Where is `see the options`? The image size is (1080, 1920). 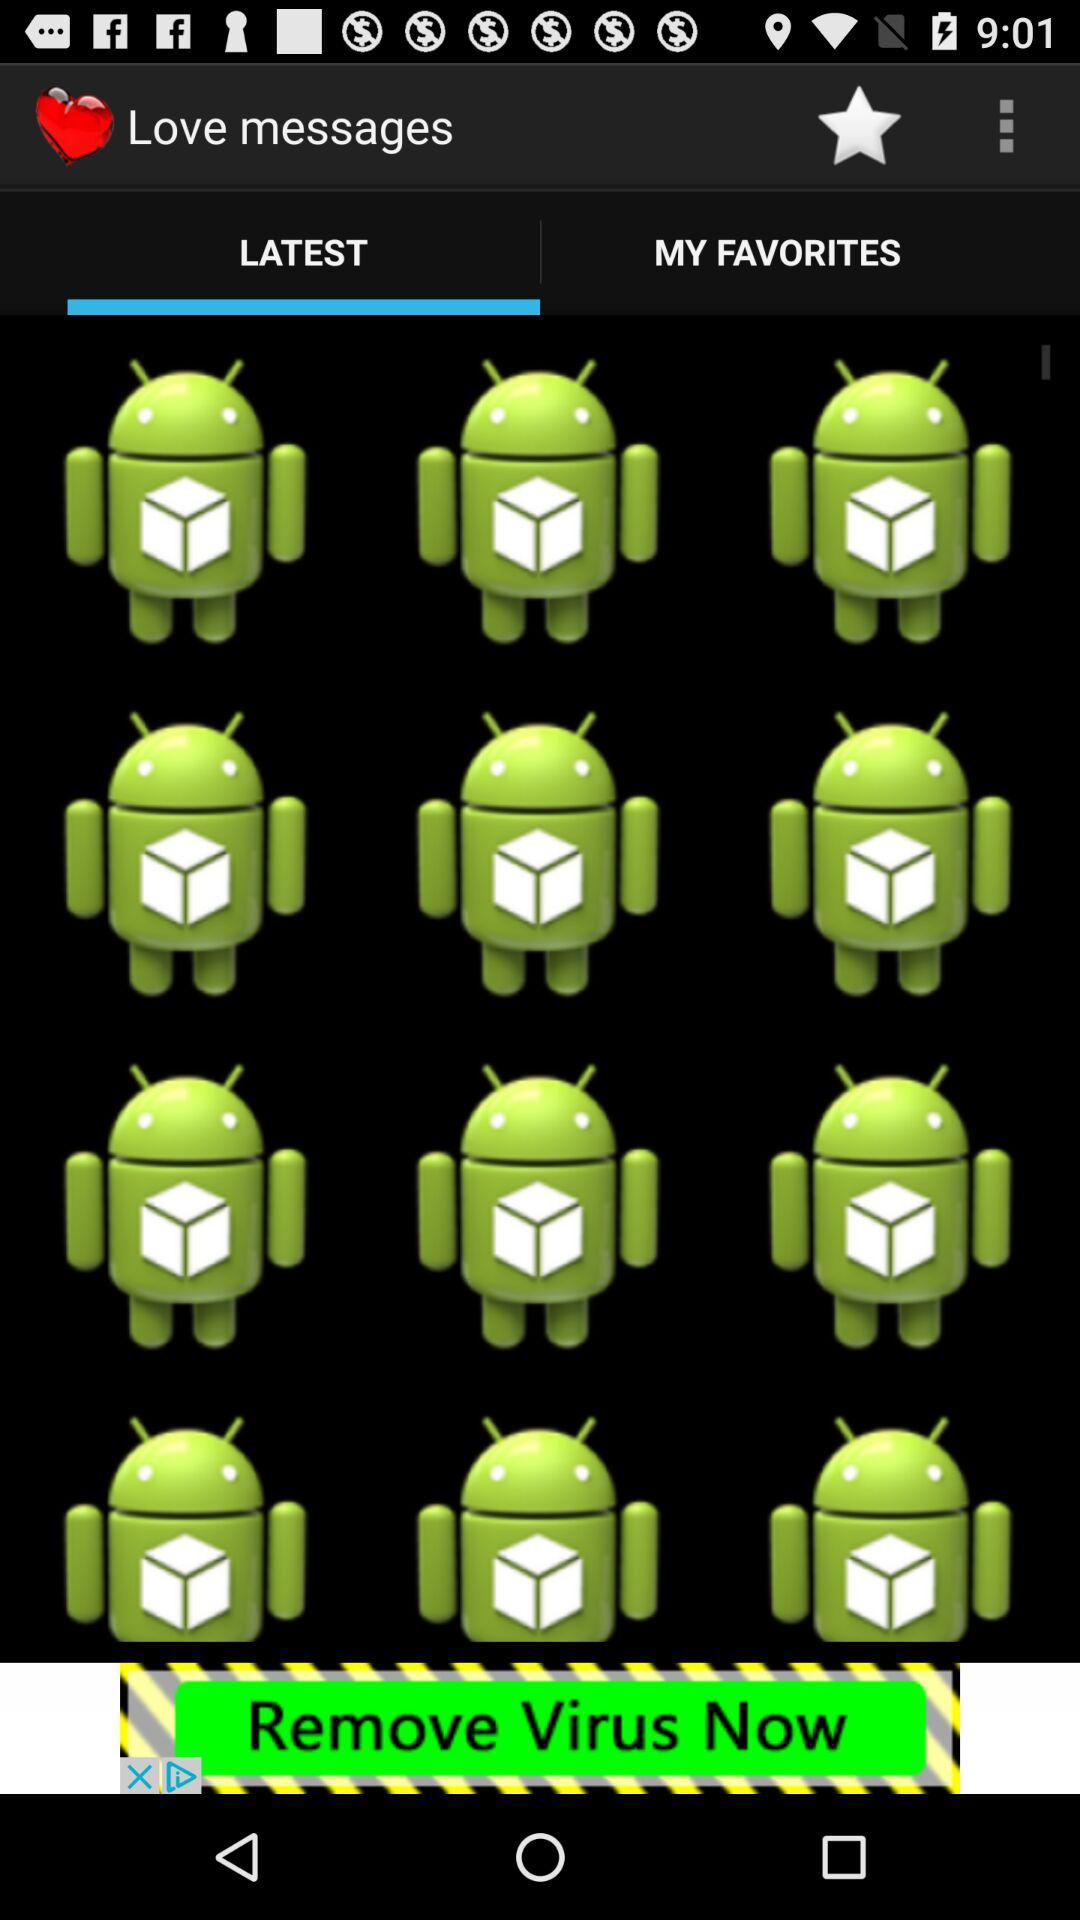
see the options is located at coordinates (1006, 124).